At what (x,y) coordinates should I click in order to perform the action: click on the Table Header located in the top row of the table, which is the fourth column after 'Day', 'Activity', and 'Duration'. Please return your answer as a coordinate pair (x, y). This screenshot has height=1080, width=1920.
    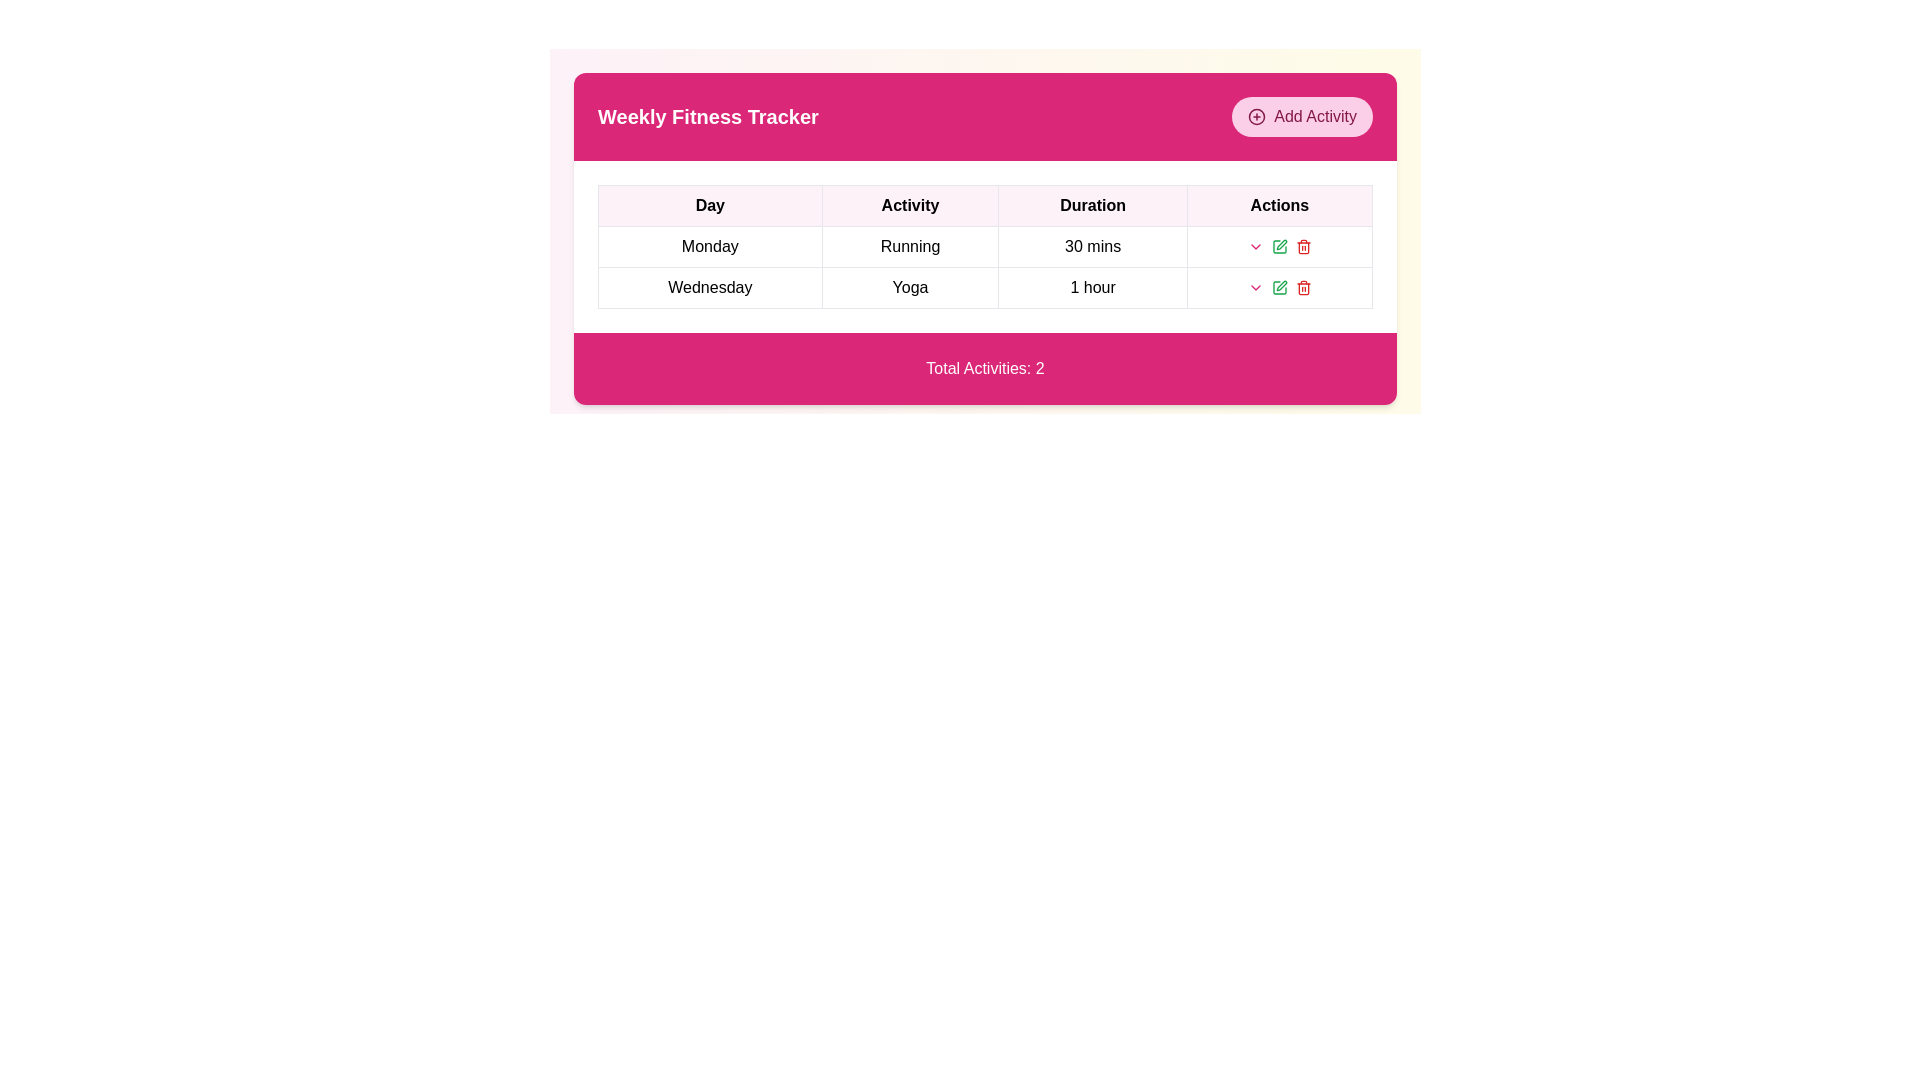
    Looking at the image, I should click on (1278, 205).